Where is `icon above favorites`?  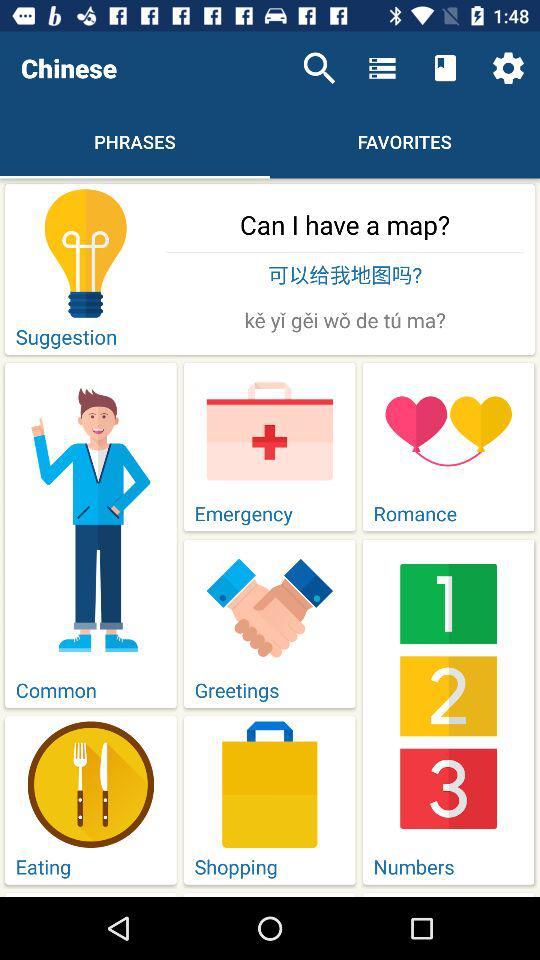 icon above favorites is located at coordinates (445, 68).